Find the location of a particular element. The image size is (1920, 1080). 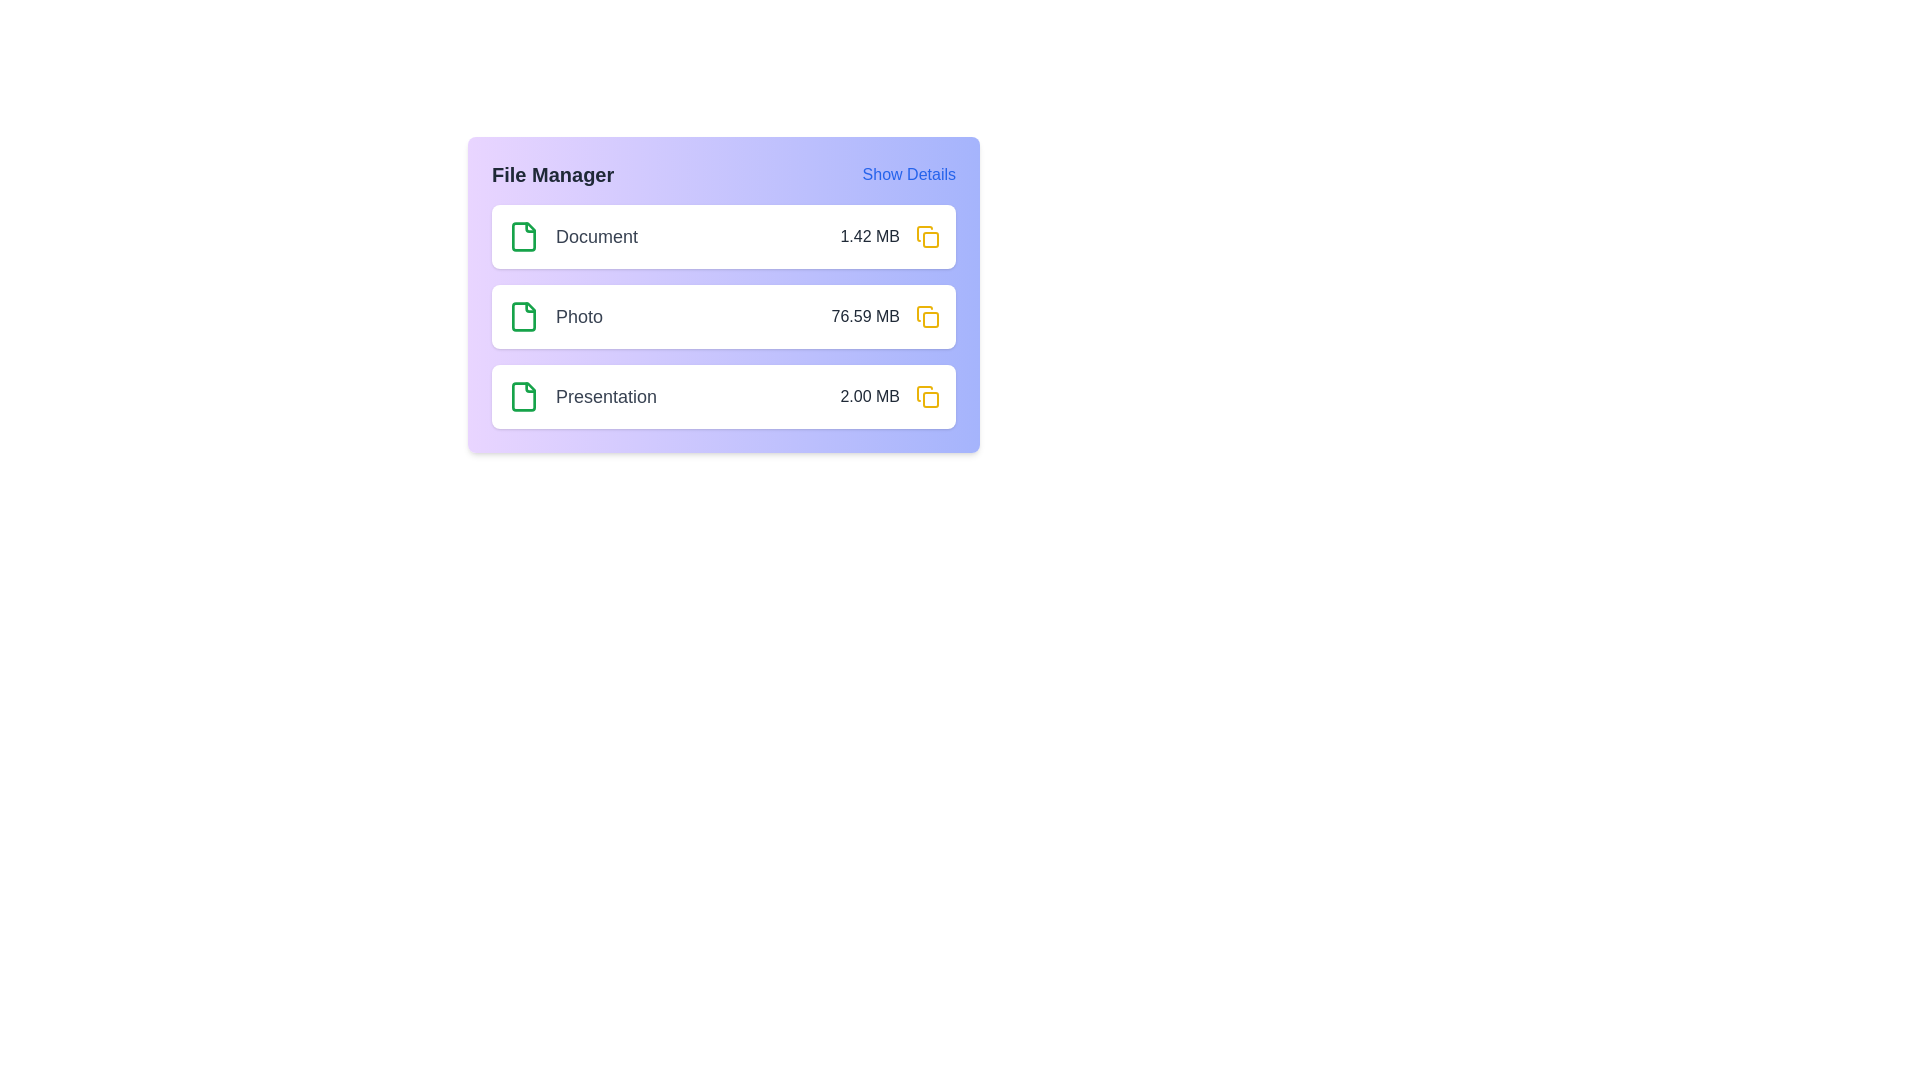

the third text label in the File Manager pane that identifies the file named 'Presentation' is located at coordinates (605, 397).